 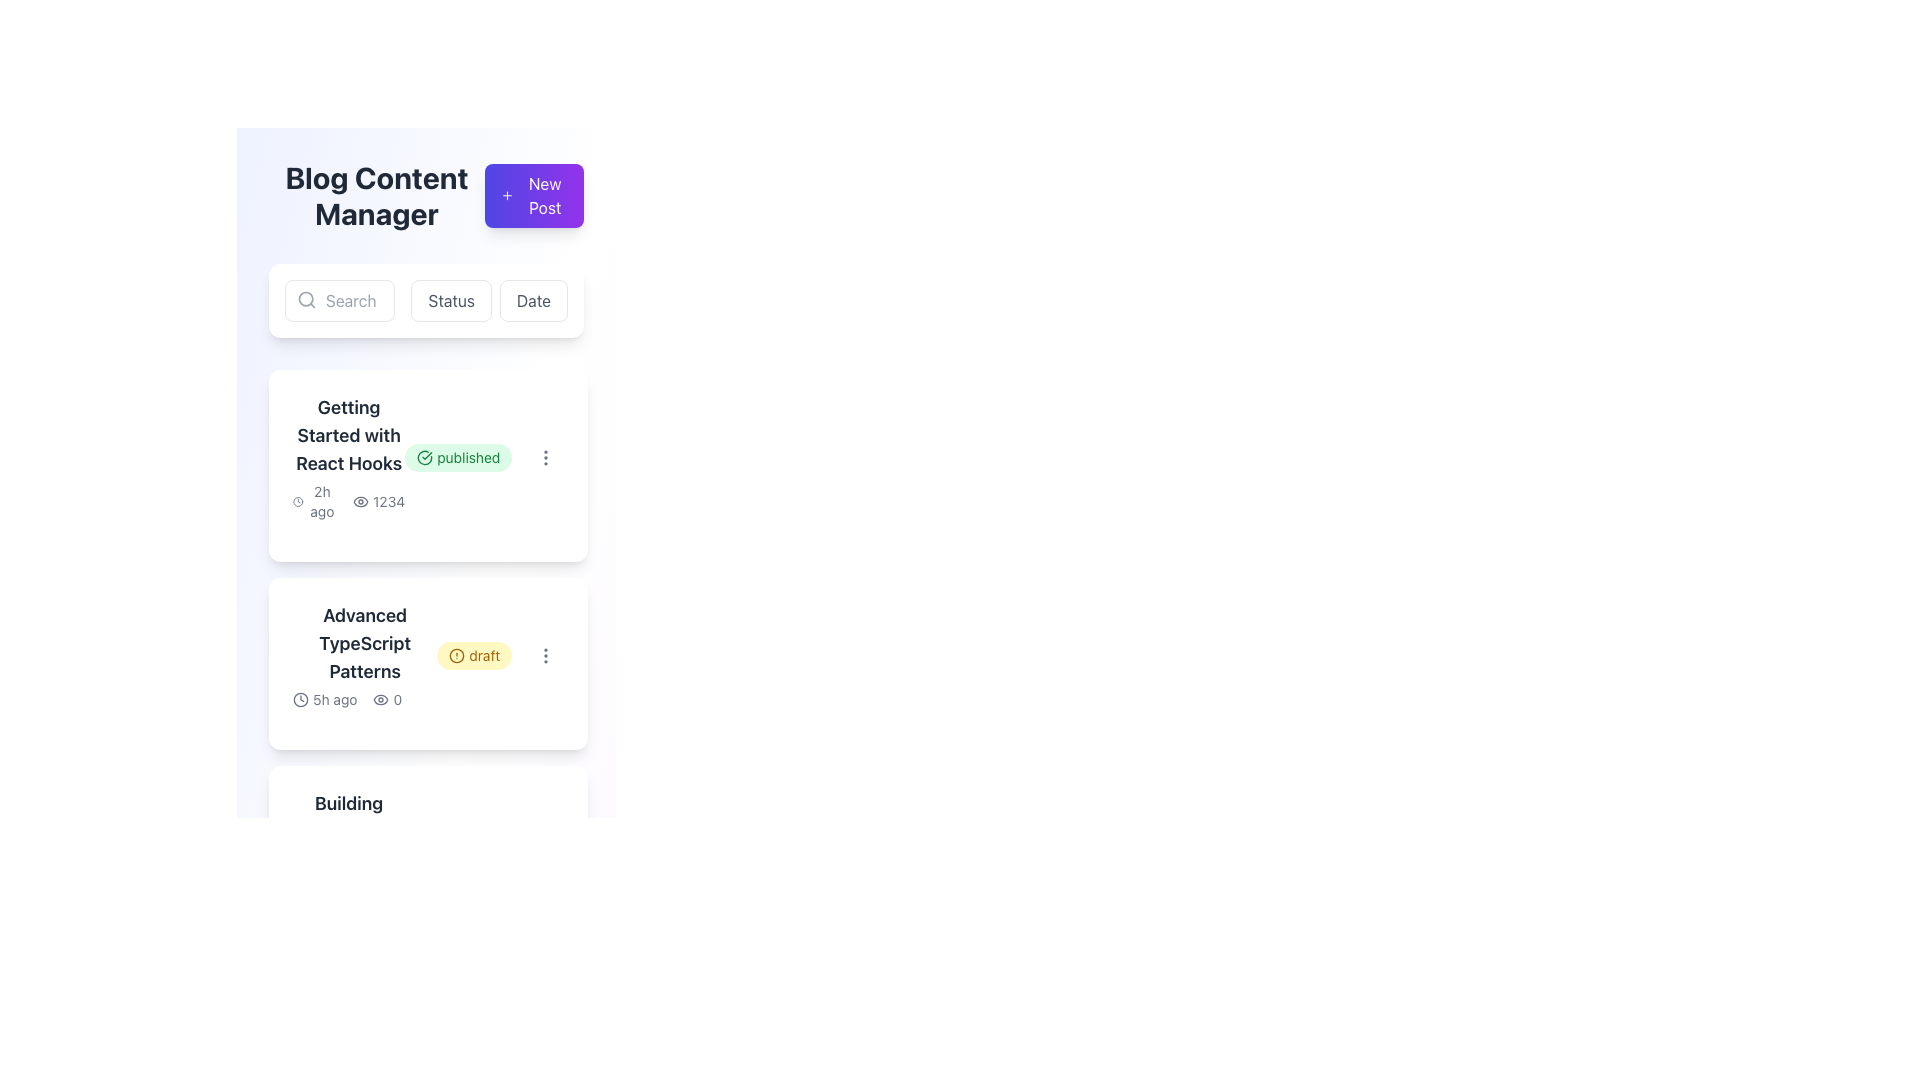 I want to click on the small, circular clock icon located next to the text '5h ago' at the bottom-left corner of the card labeled 'Advanced TypeScript Patterns', so click(x=300, y=698).